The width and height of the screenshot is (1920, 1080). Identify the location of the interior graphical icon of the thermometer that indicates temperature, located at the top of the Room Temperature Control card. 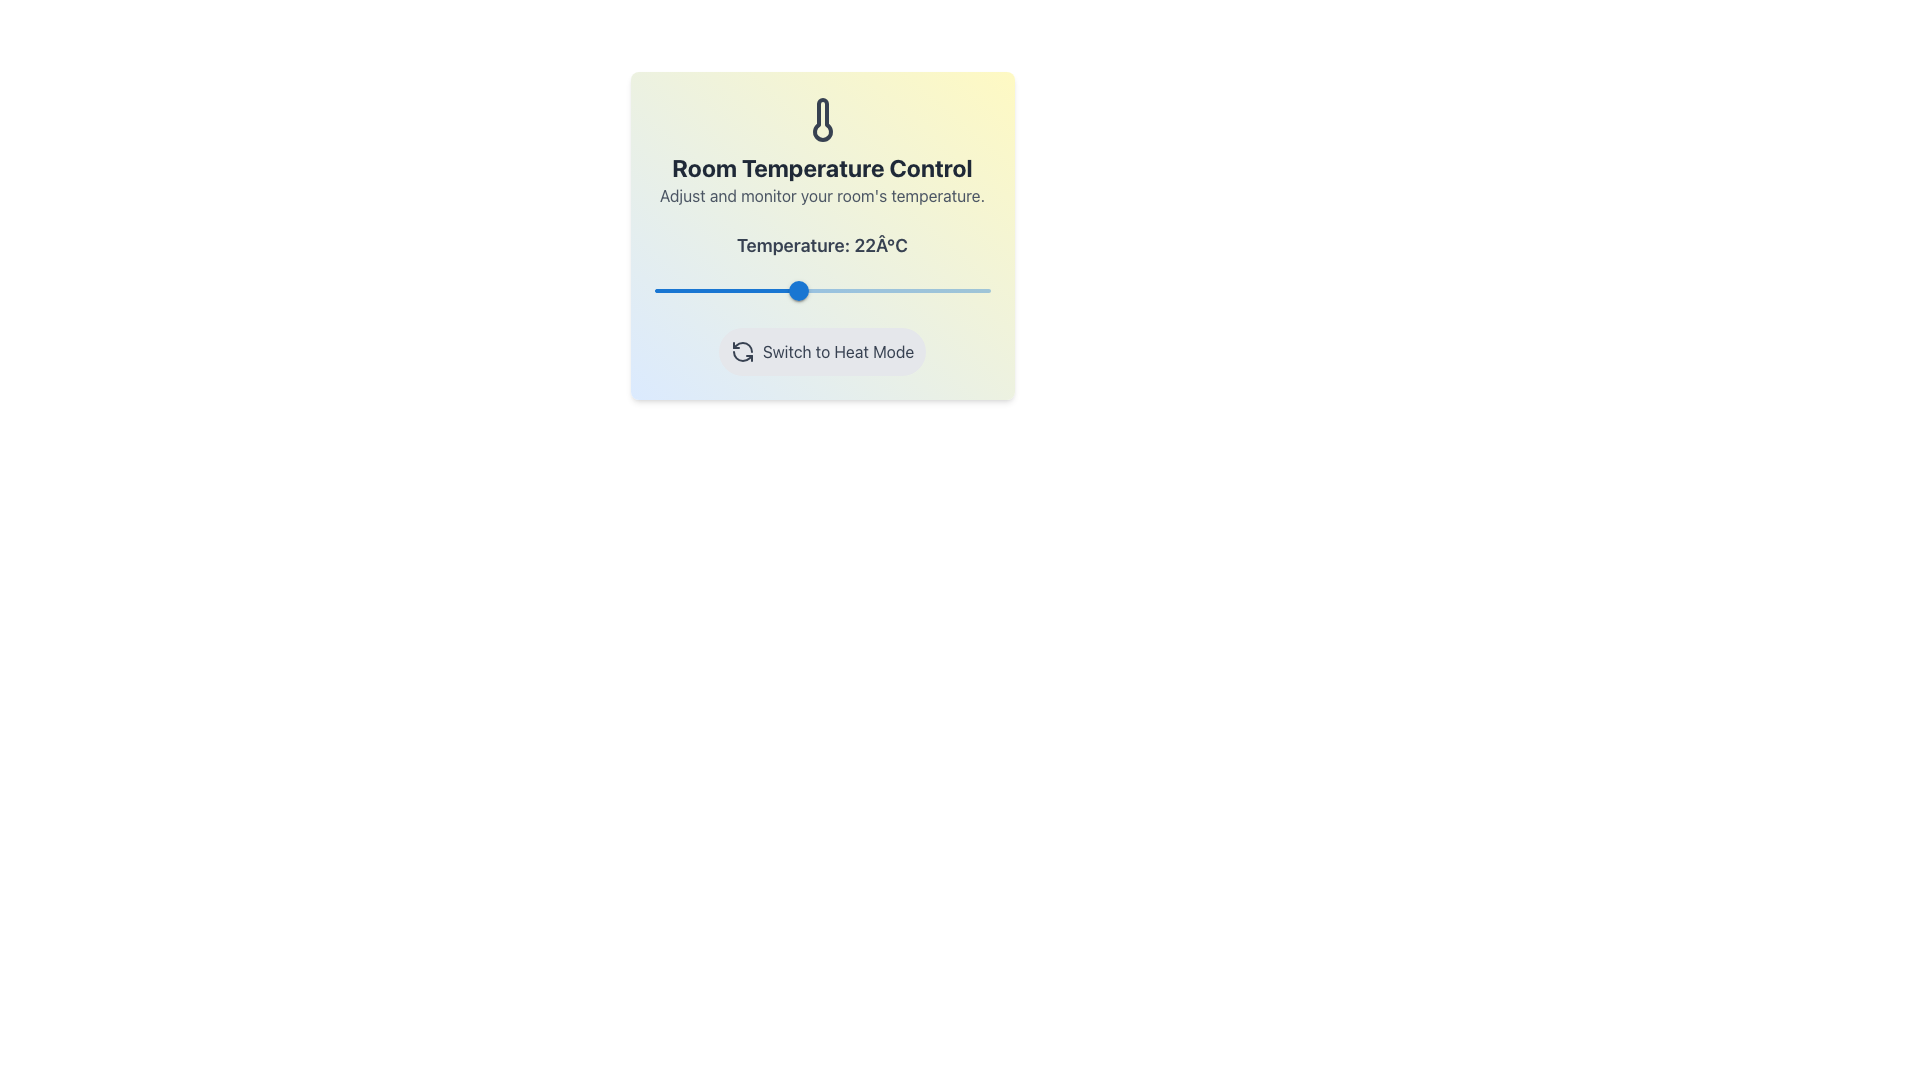
(822, 119).